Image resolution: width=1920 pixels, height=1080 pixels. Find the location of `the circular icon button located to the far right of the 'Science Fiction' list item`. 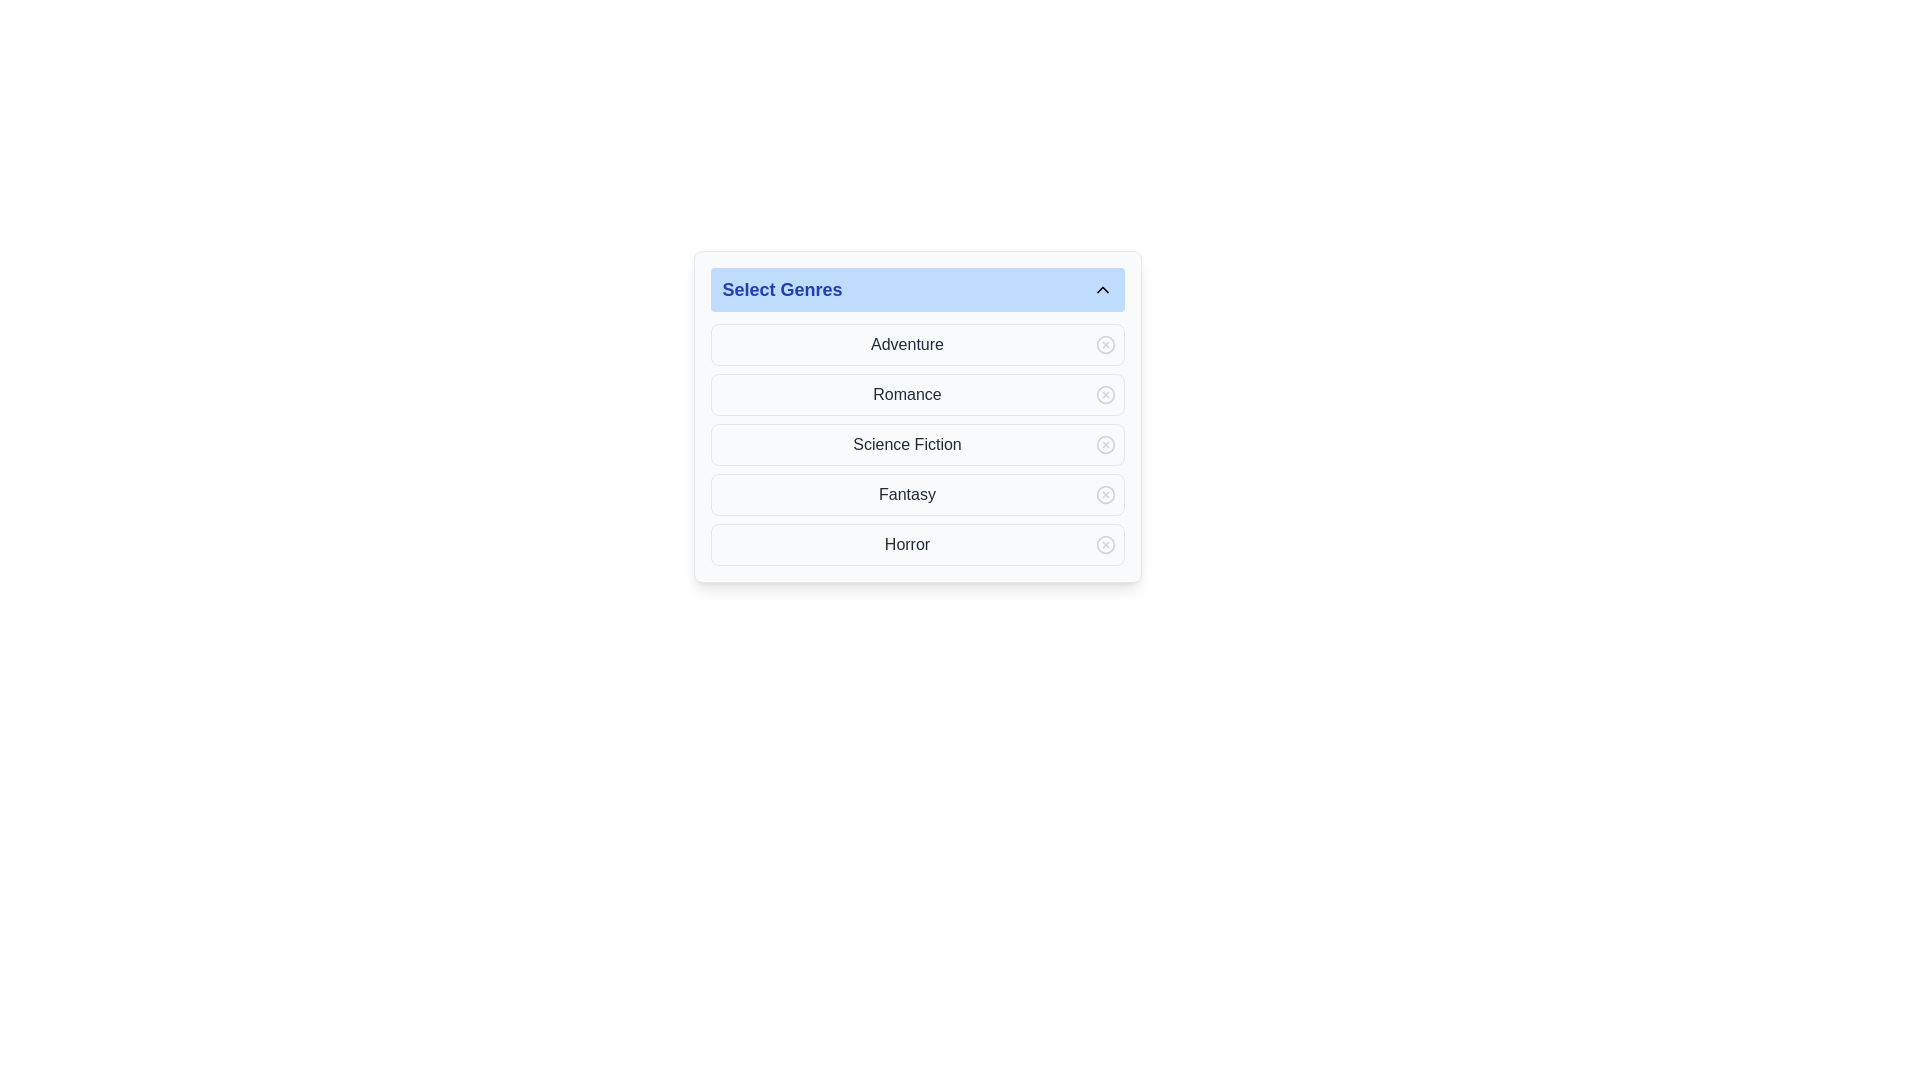

the circular icon button located to the far right of the 'Science Fiction' list item is located at coordinates (1104, 443).